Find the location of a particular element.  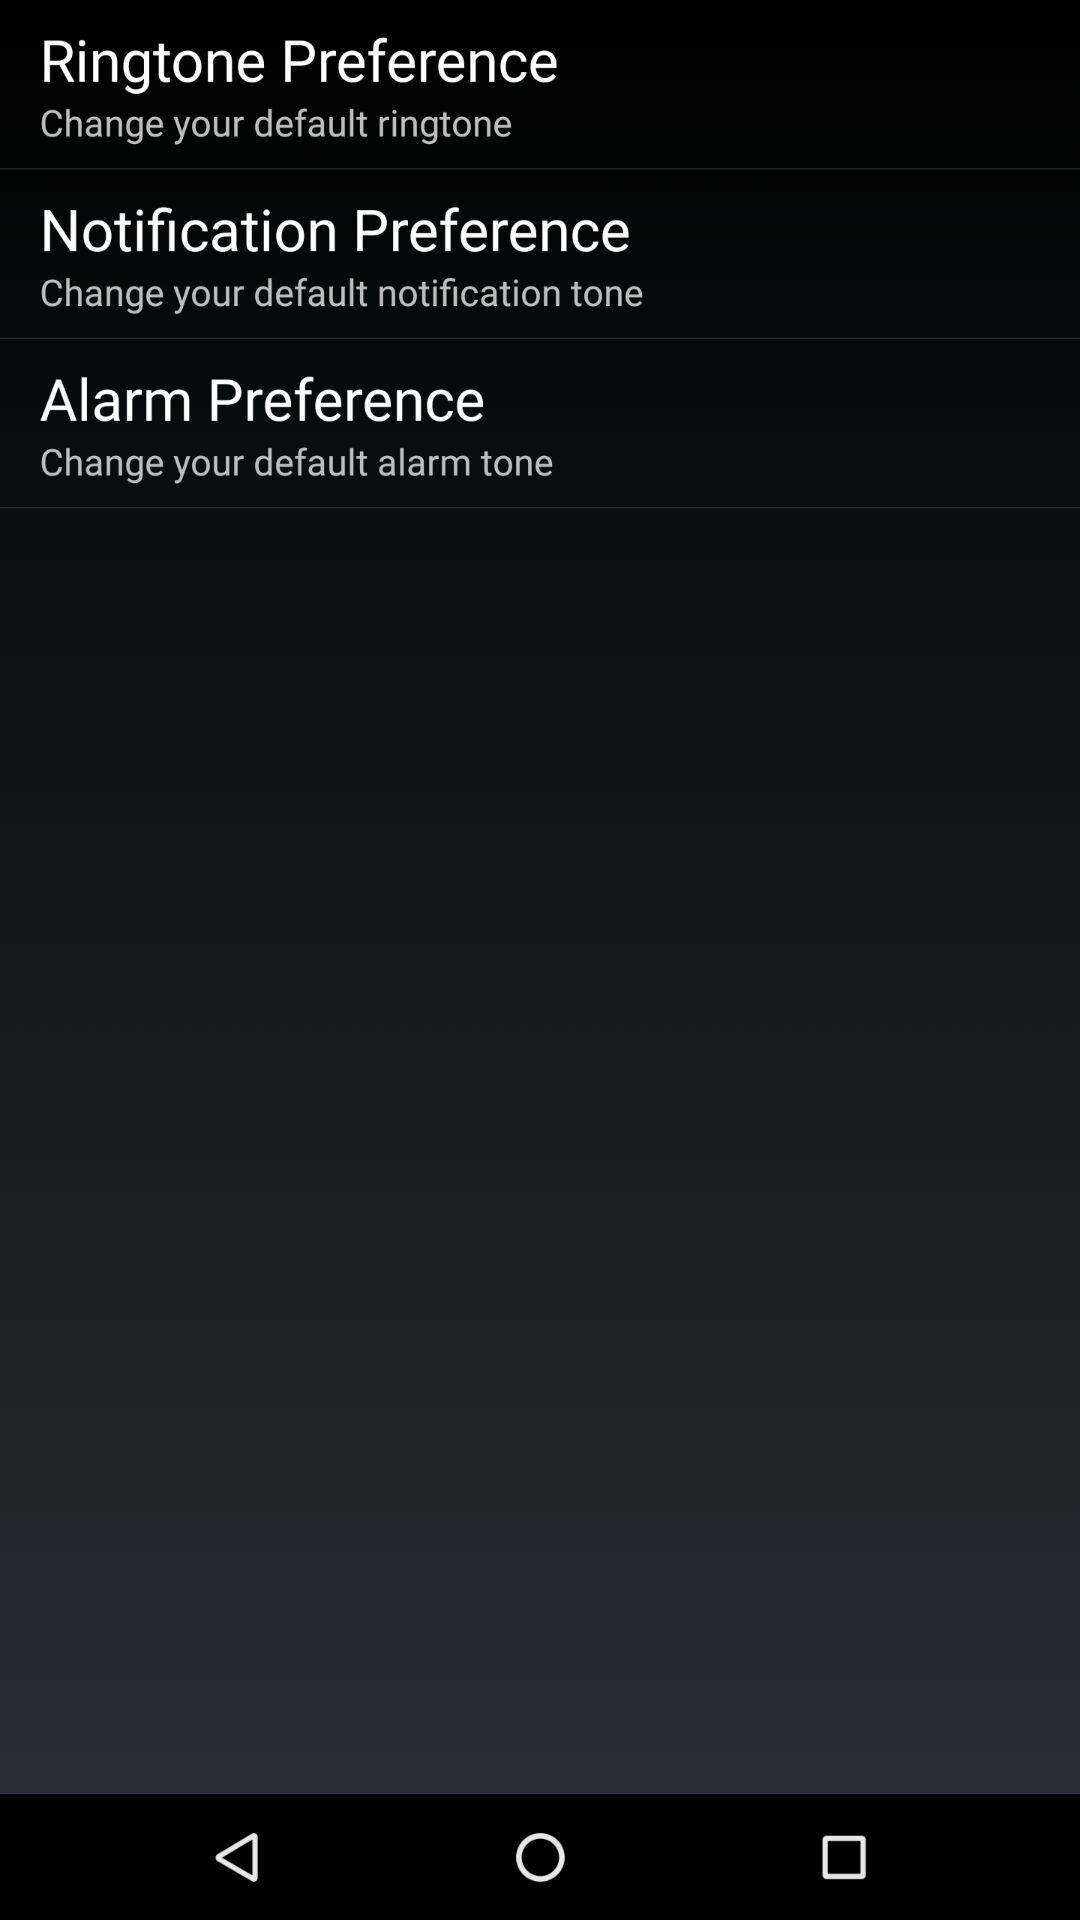

alarm preference icon is located at coordinates (261, 397).